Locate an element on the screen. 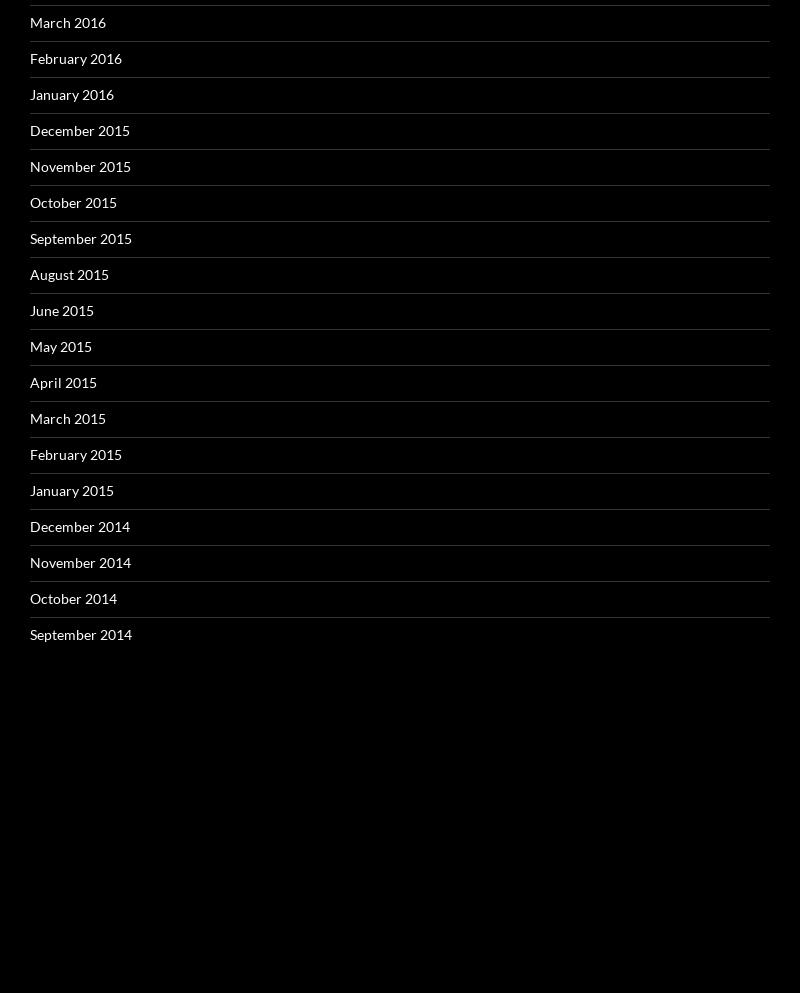 Image resolution: width=800 pixels, height=993 pixels. 'Categories' is located at coordinates (72, 720).